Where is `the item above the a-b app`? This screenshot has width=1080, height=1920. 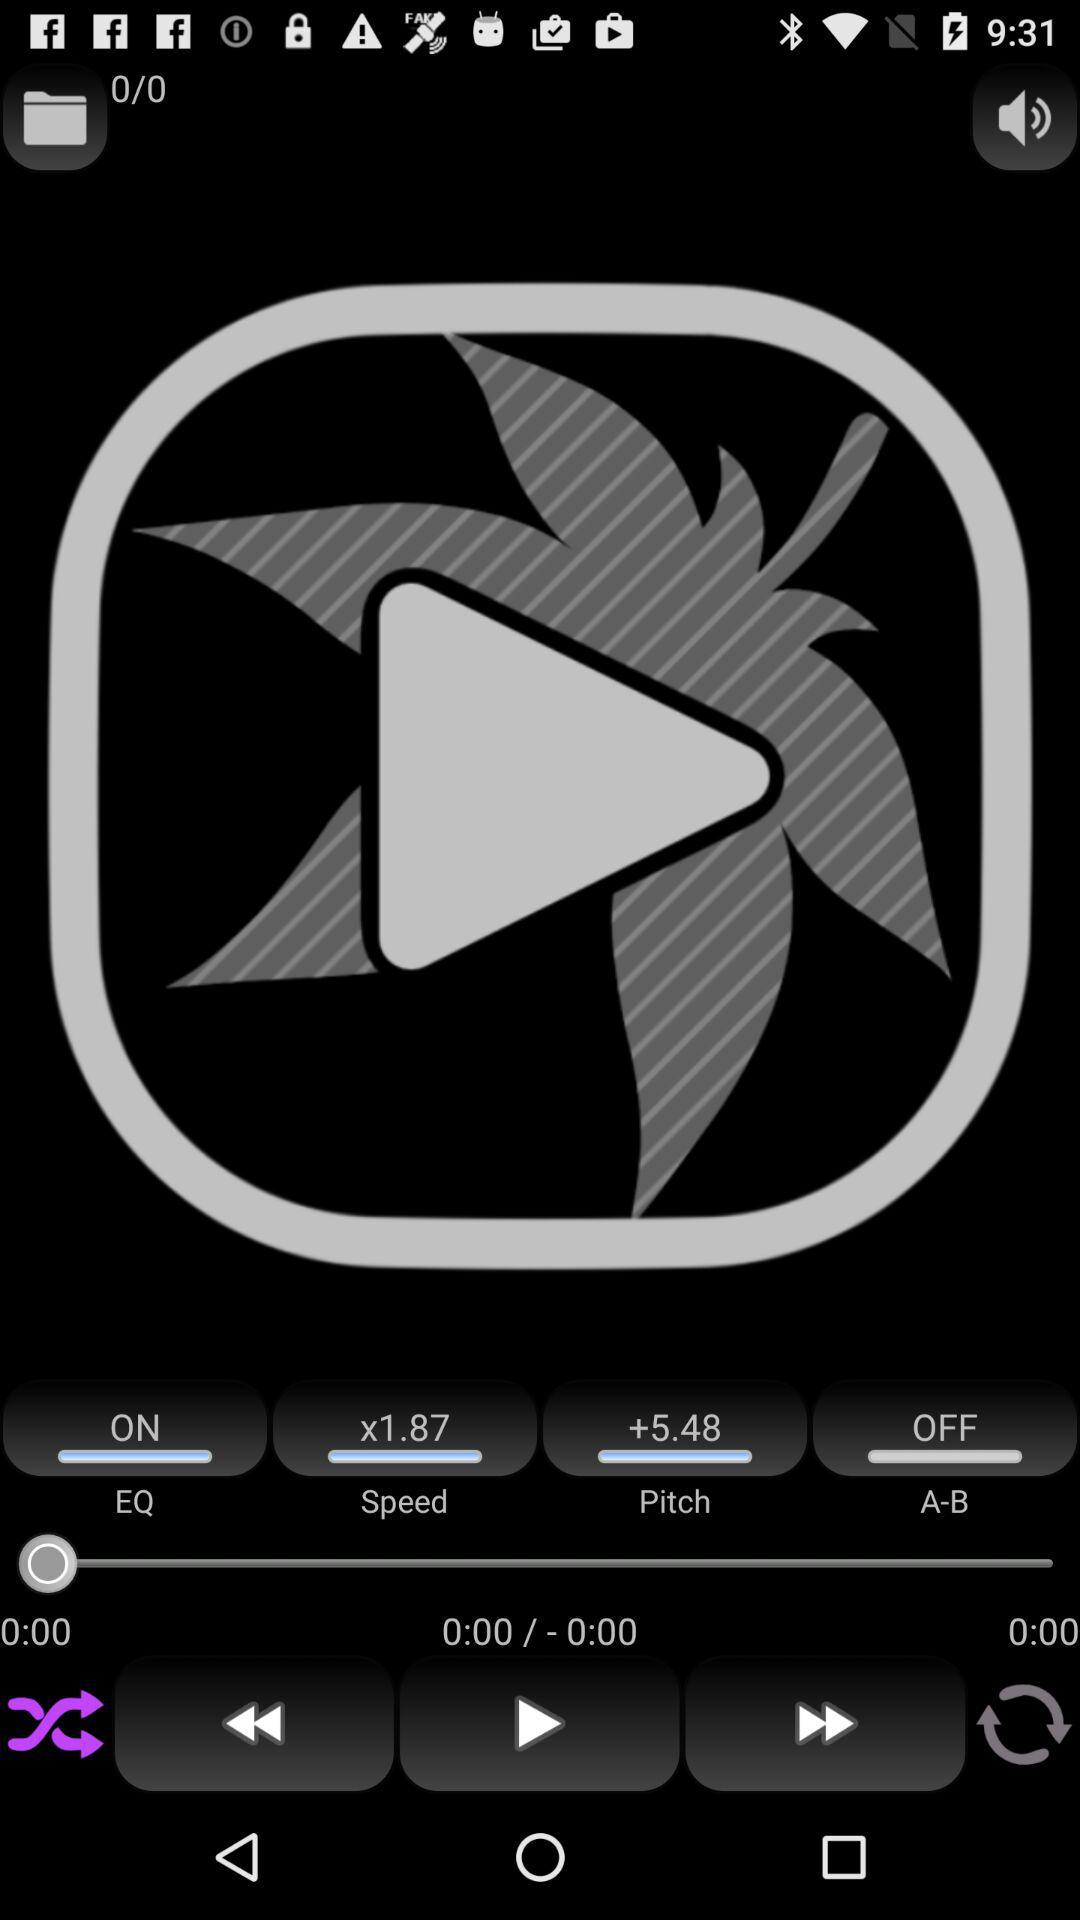
the item above the a-b app is located at coordinates (945, 1428).